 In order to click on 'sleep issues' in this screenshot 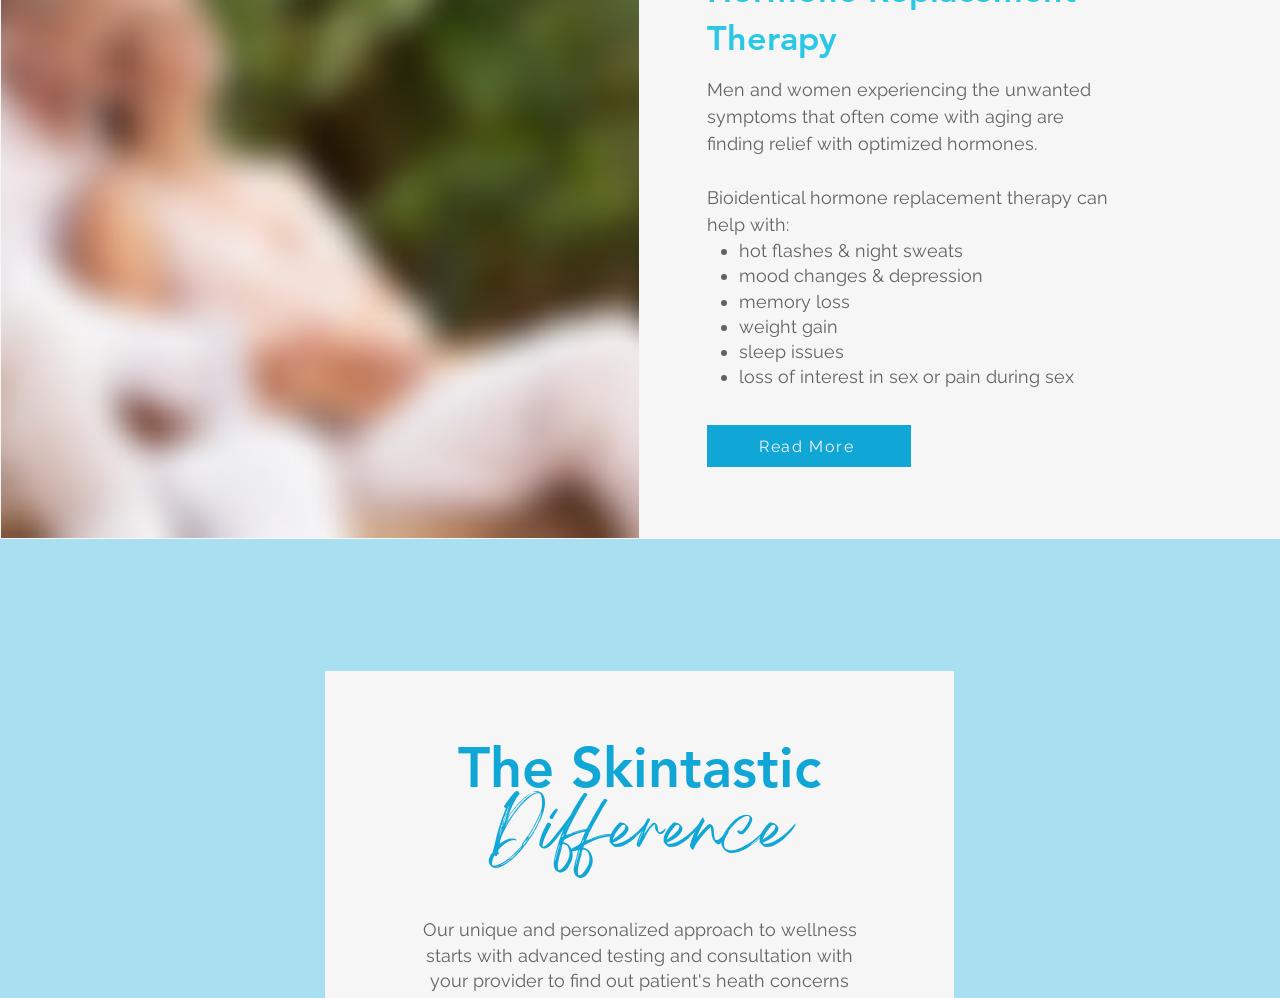, I will do `click(737, 349)`.